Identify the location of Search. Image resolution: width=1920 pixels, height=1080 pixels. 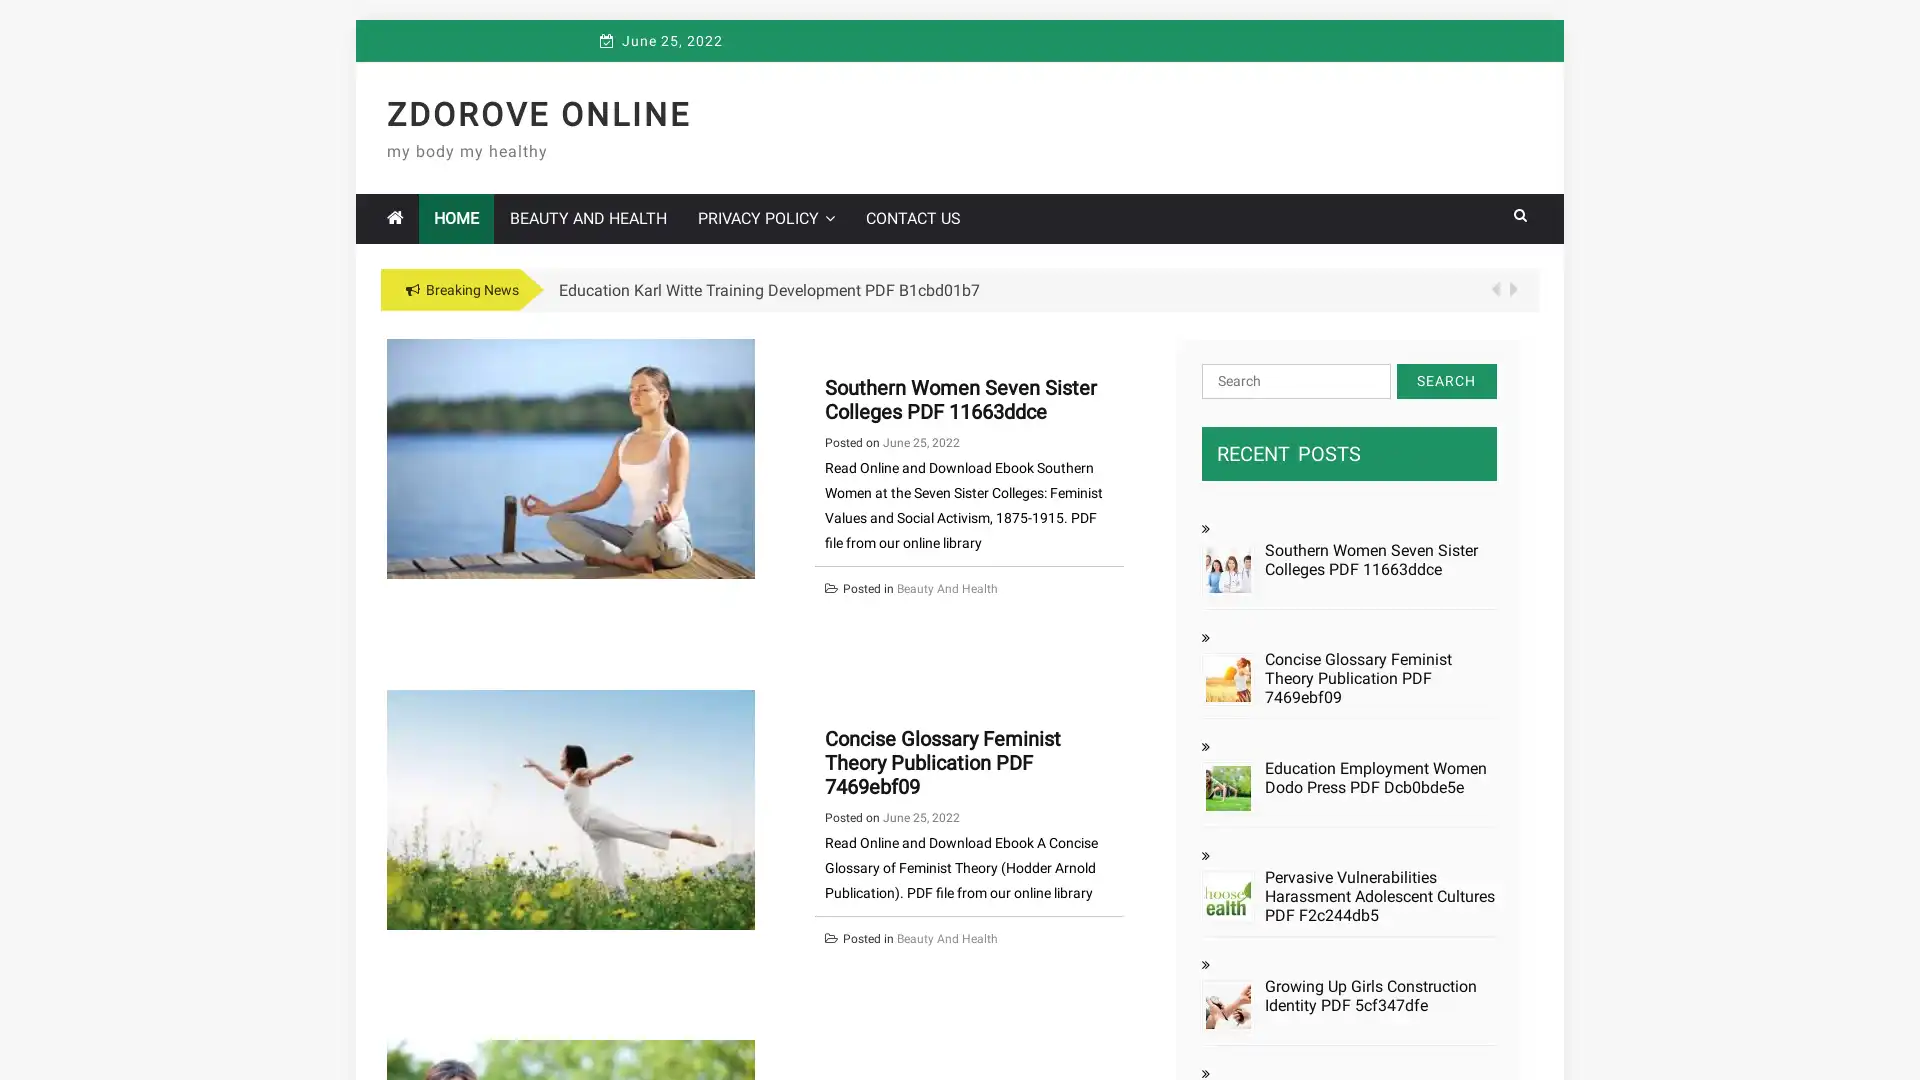
(1445, 380).